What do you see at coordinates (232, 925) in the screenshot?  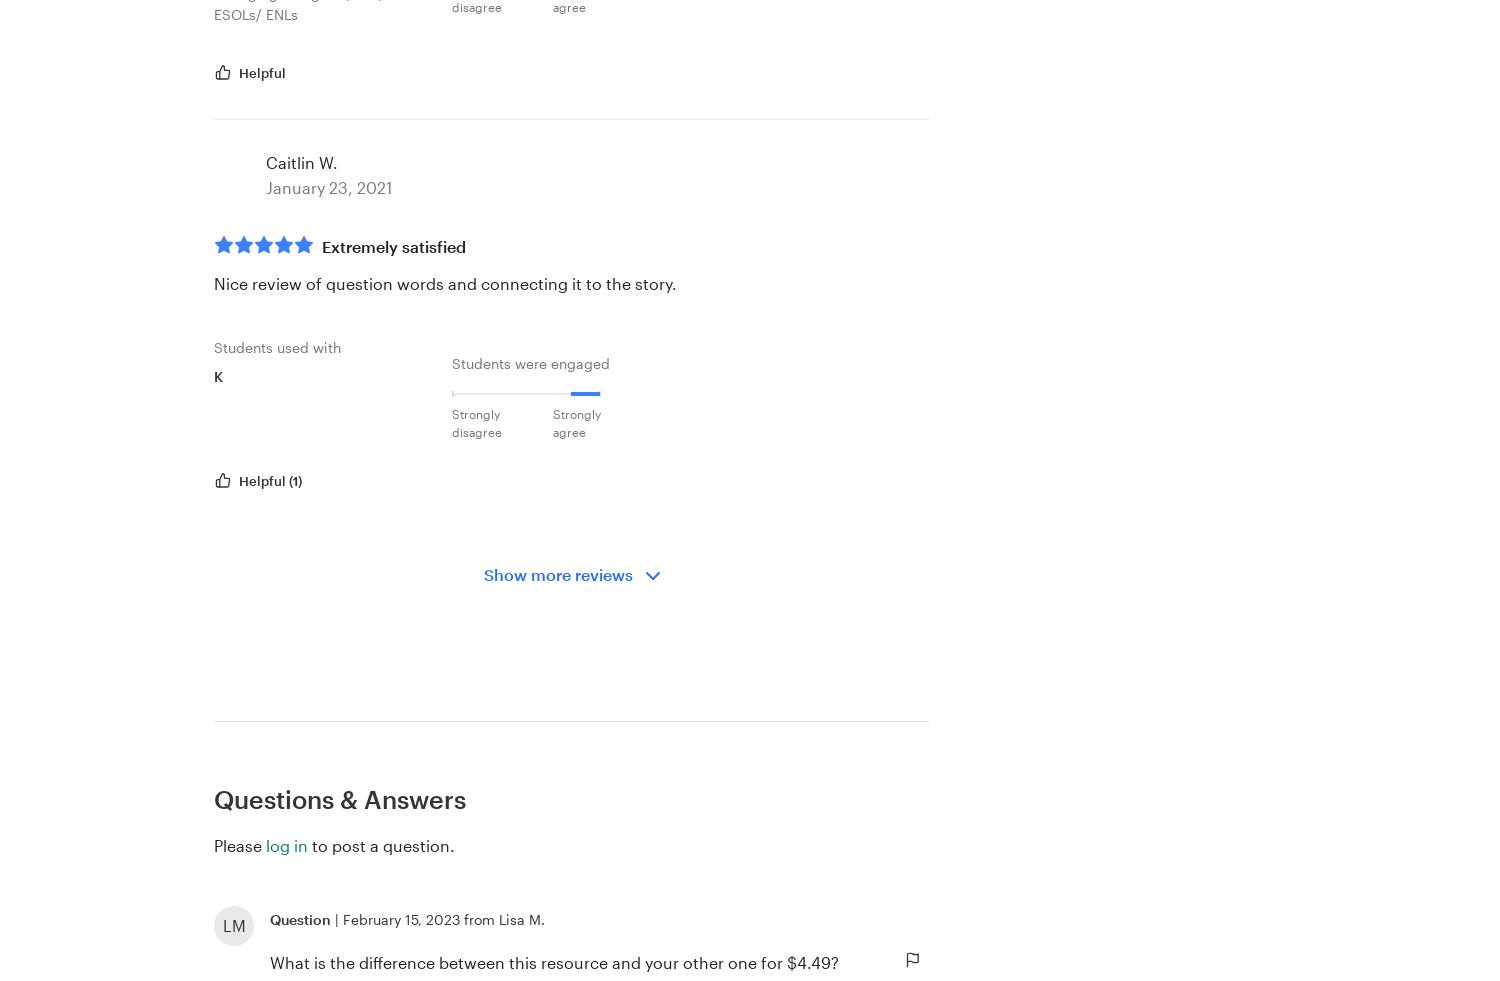 I see `'LM'` at bounding box center [232, 925].